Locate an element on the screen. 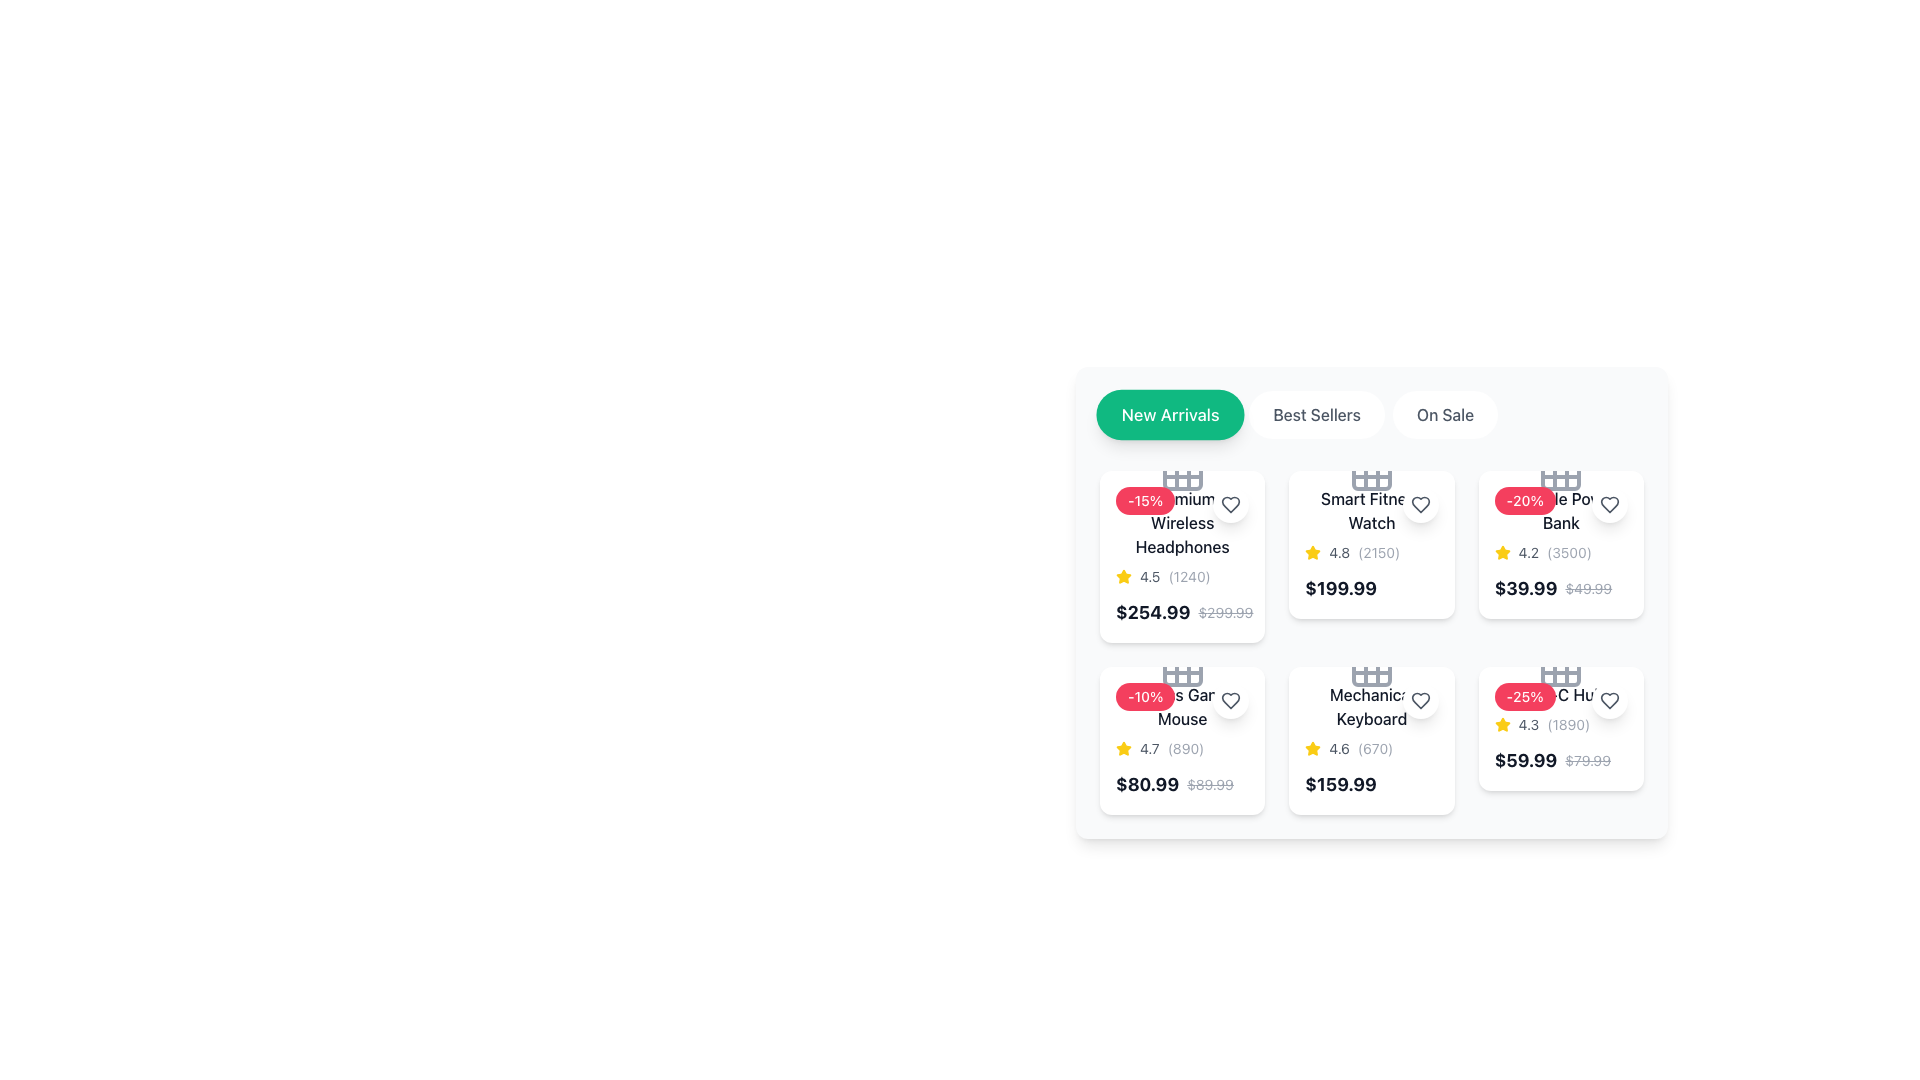 Image resolution: width=1920 pixels, height=1080 pixels. the favorite action button, which is the second heart icon in the second row of the grid related to the 'Gaming Mouse' product card is located at coordinates (1229, 700).